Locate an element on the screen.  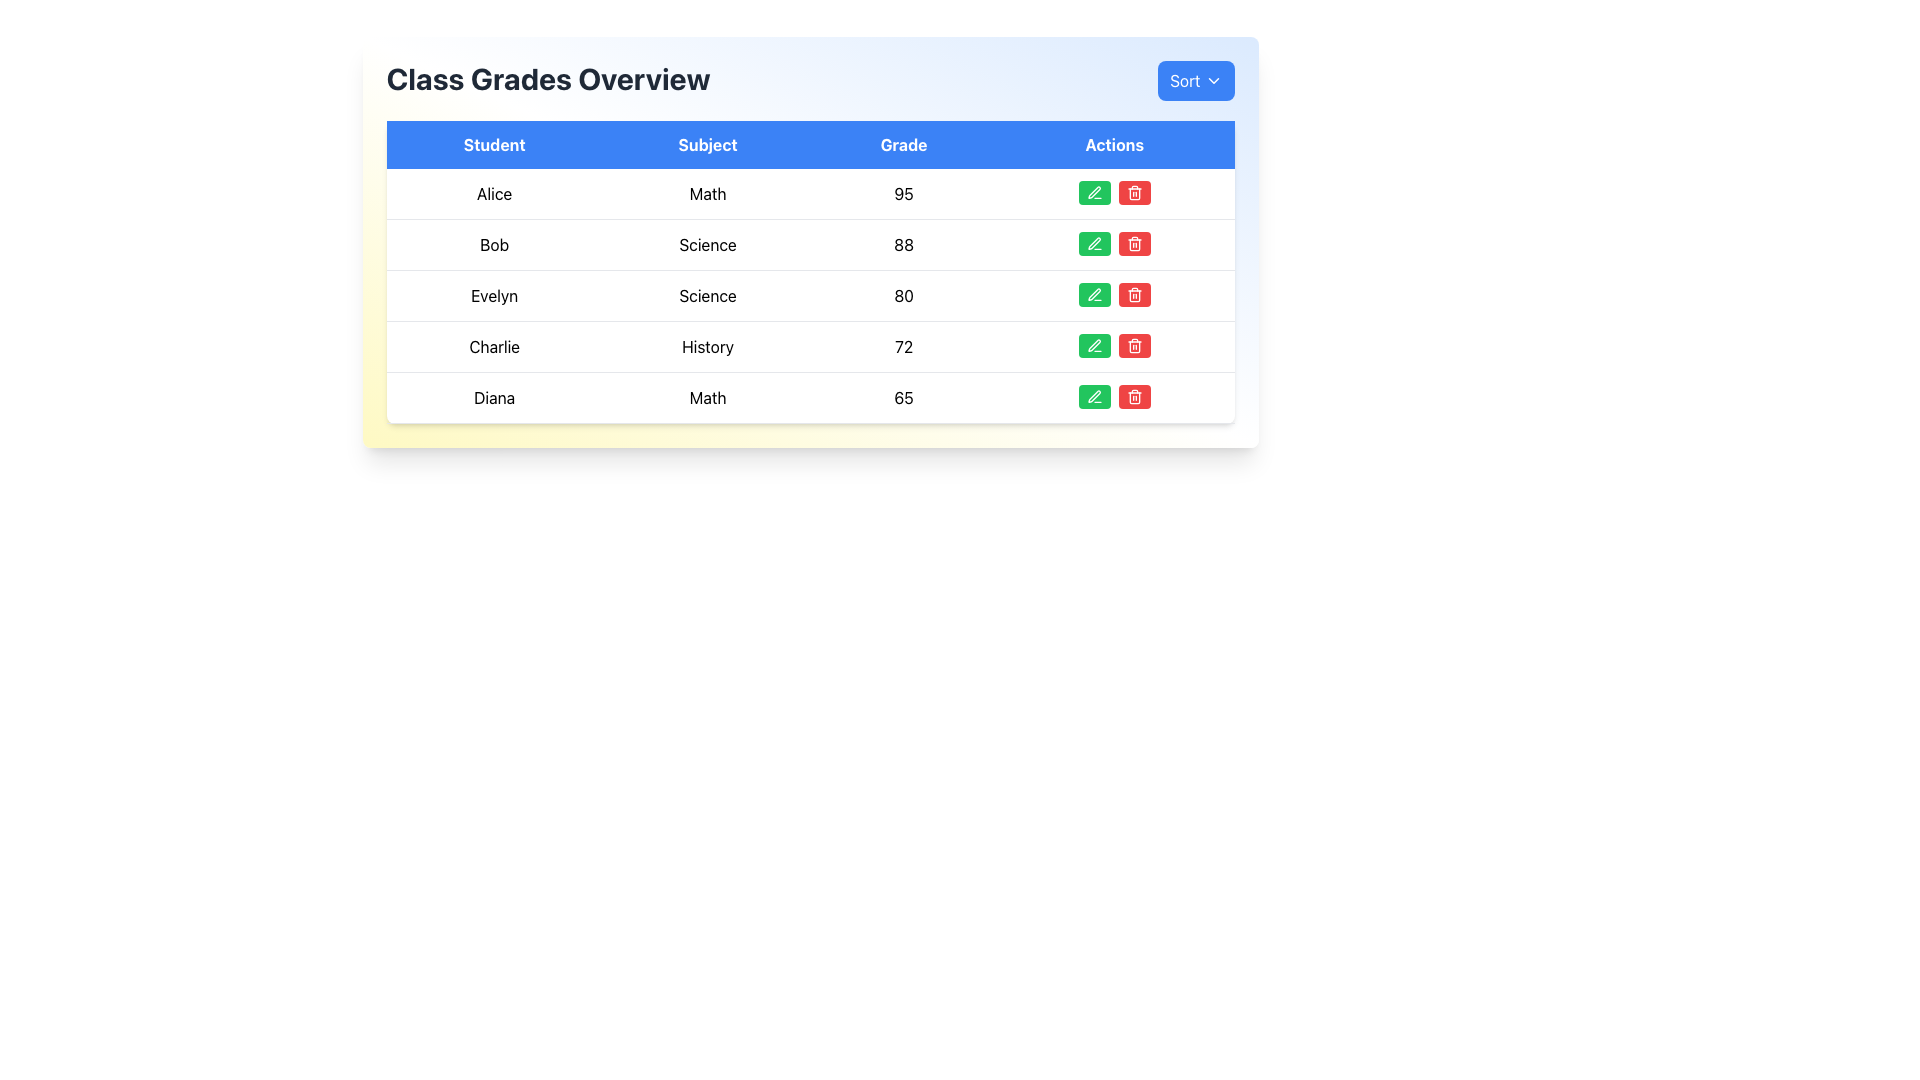
the green pencil icon for edit functionality located in the Actions column of the table, in the last row corresponding to the student Diana is located at coordinates (1093, 397).